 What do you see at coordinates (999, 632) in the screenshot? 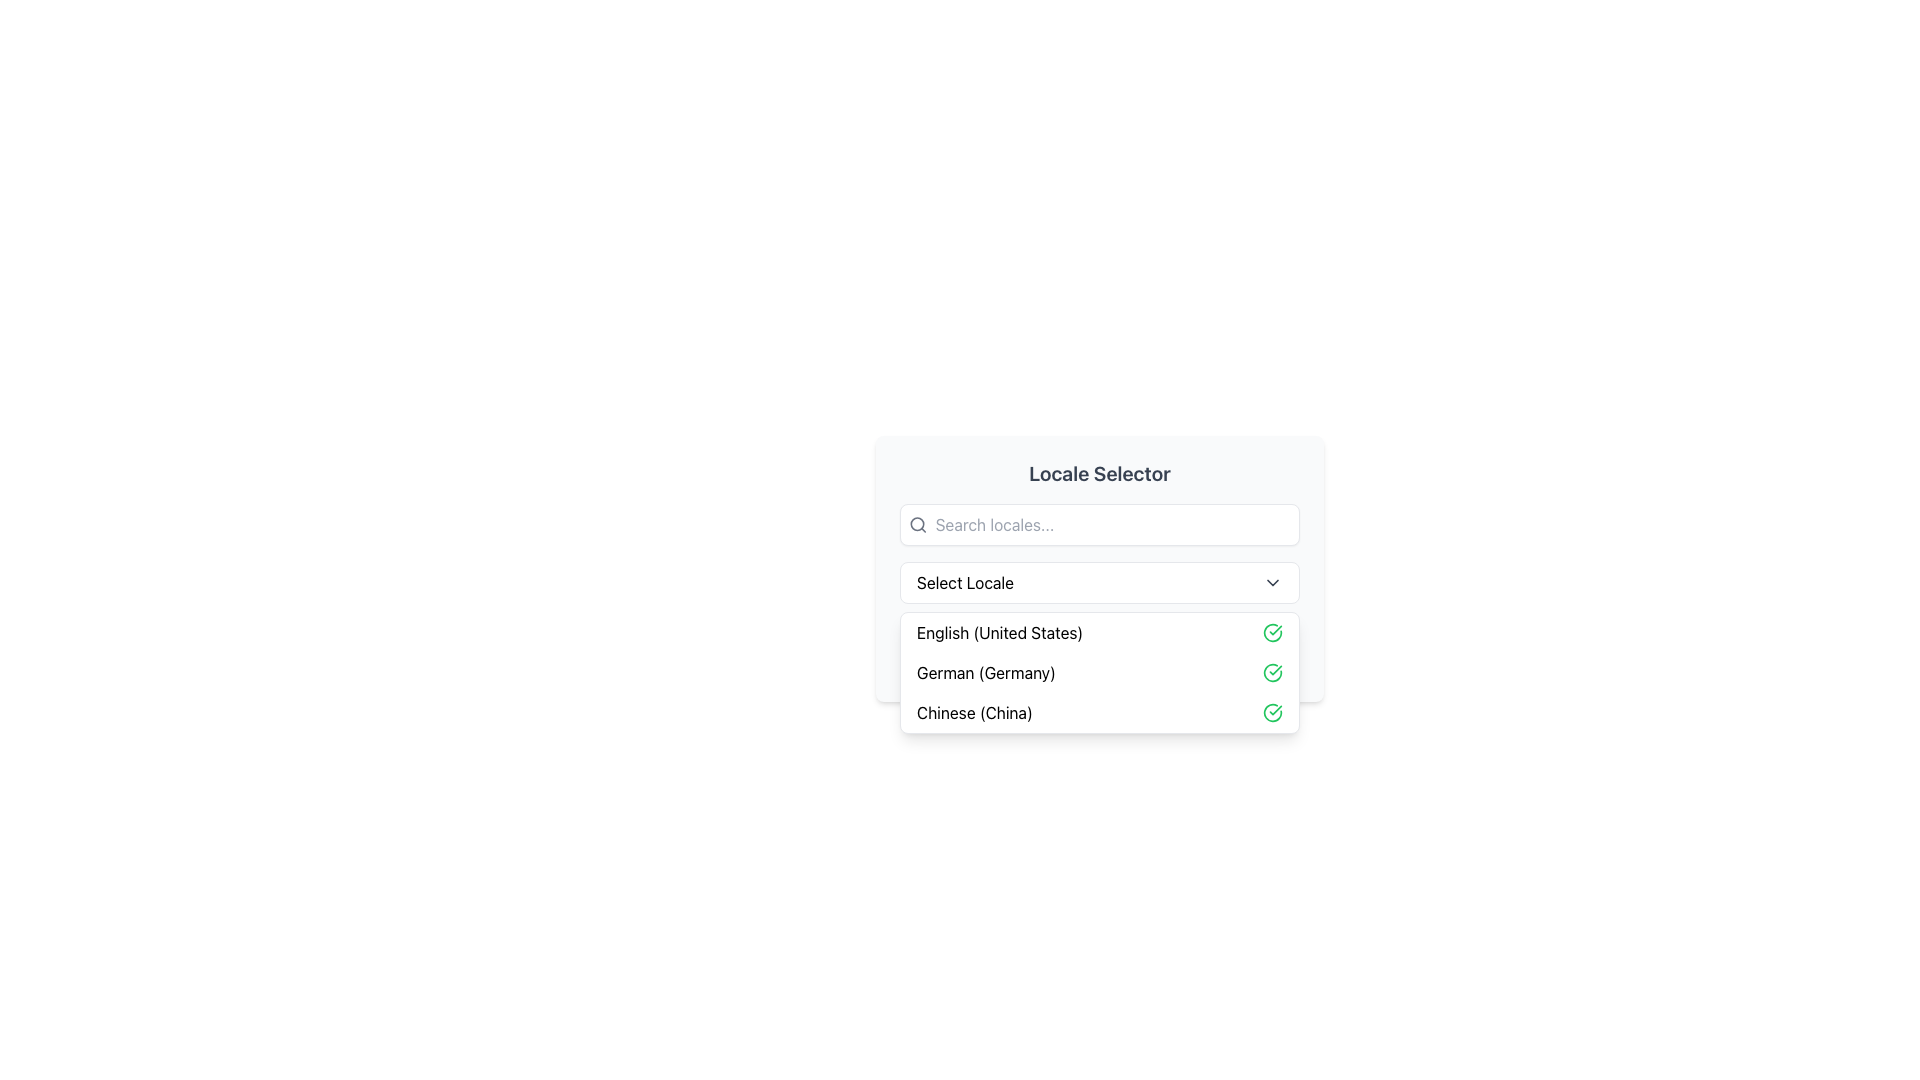
I see `the 'English (United States)' text label in the dropdown menu` at bounding box center [999, 632].